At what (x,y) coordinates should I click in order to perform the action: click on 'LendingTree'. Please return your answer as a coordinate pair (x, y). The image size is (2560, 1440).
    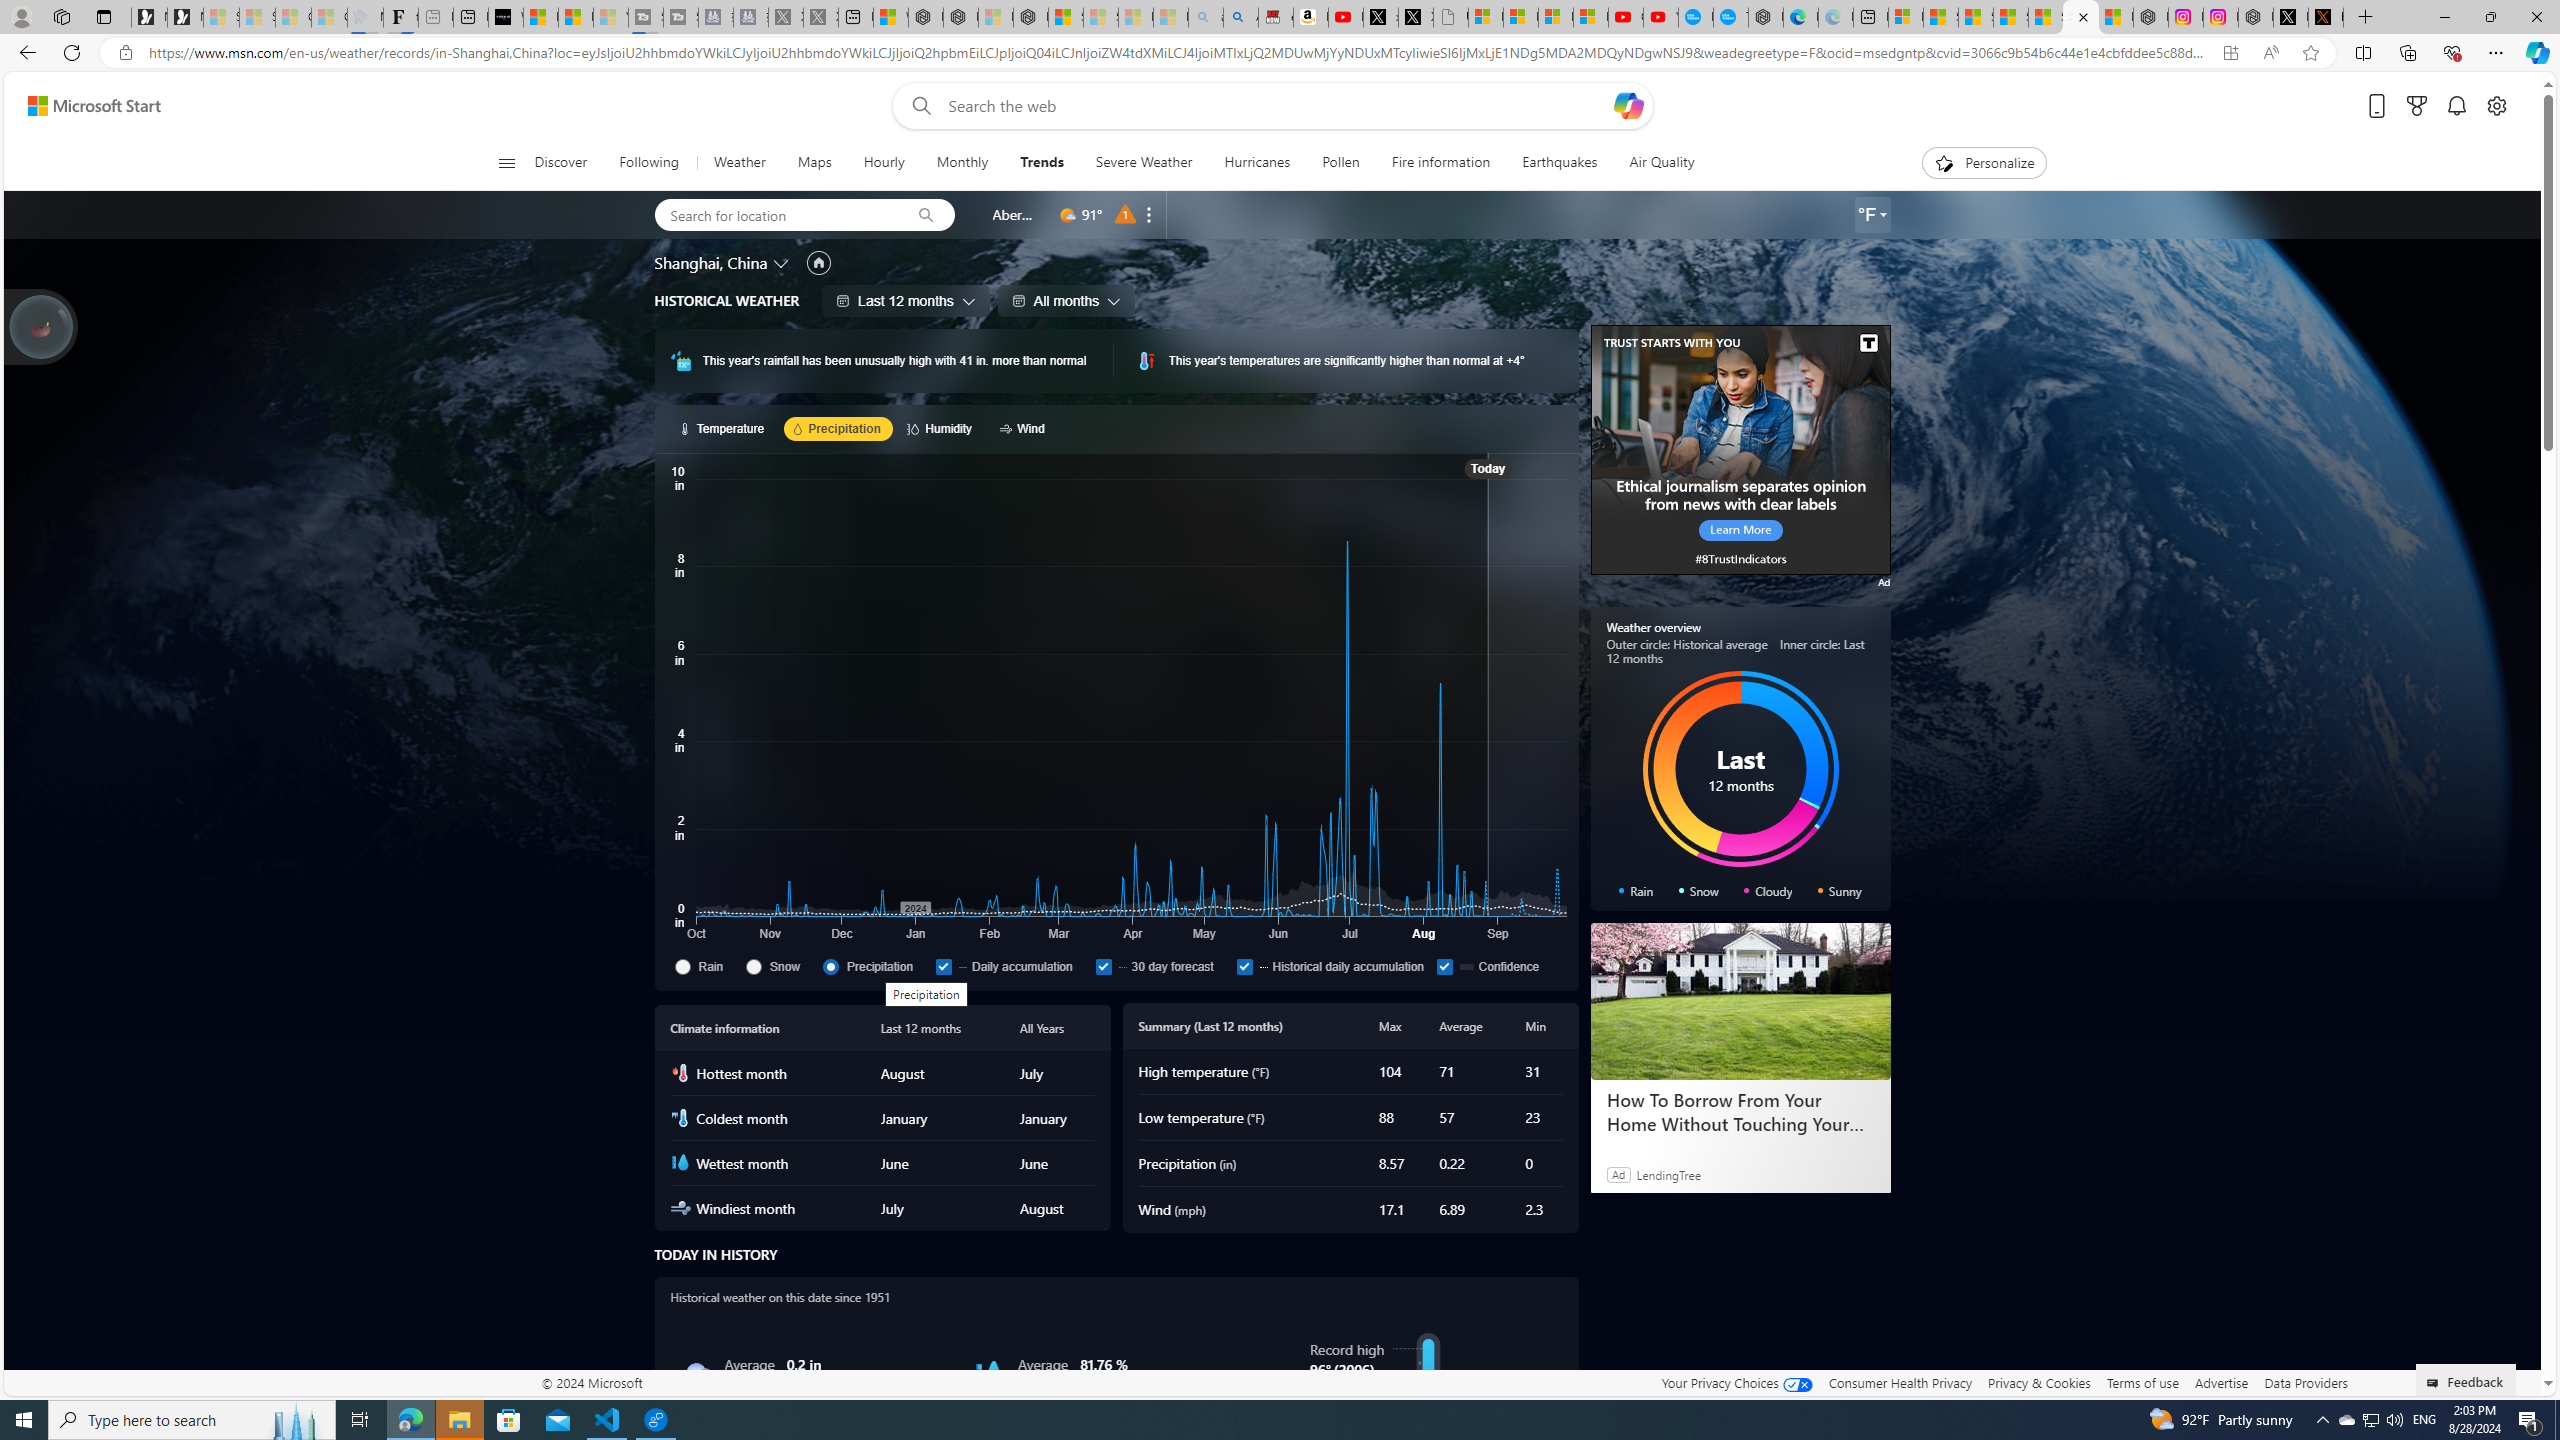
    Looking at the image, I should click on (1667, 1175).